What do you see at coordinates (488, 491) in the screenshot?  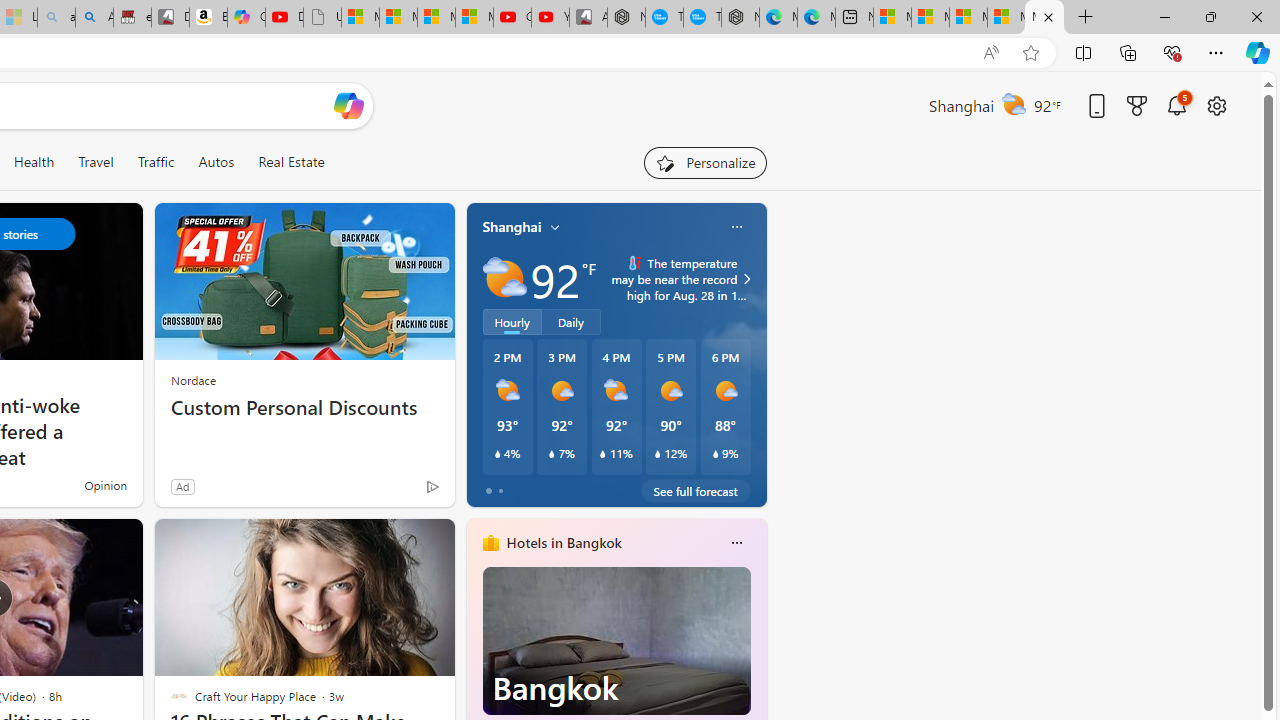 I see `'tab-0'` at bounding box center [488, 491].